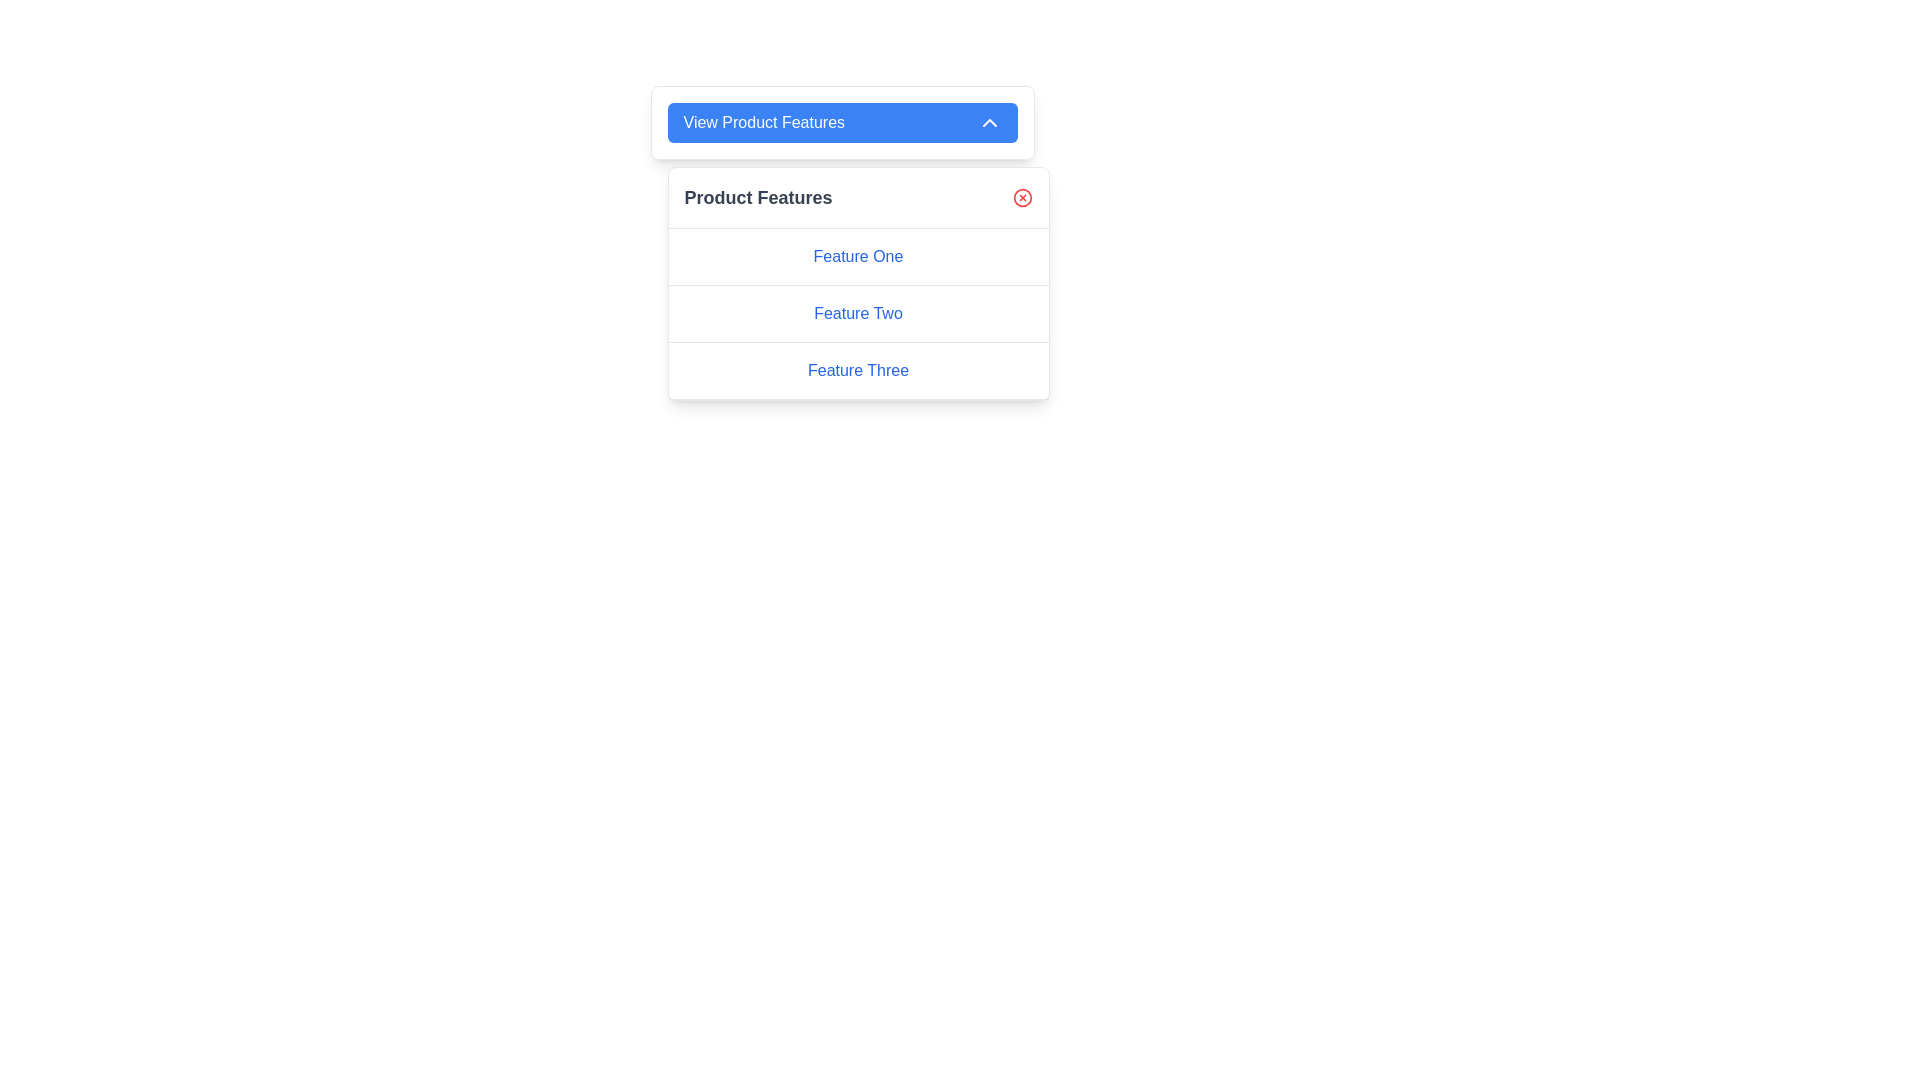  What do you see at coordinates (858, 256) in the screenshot?
I see `the selectable list item labeled 'Feature One'` at bounding box center [858, 256].